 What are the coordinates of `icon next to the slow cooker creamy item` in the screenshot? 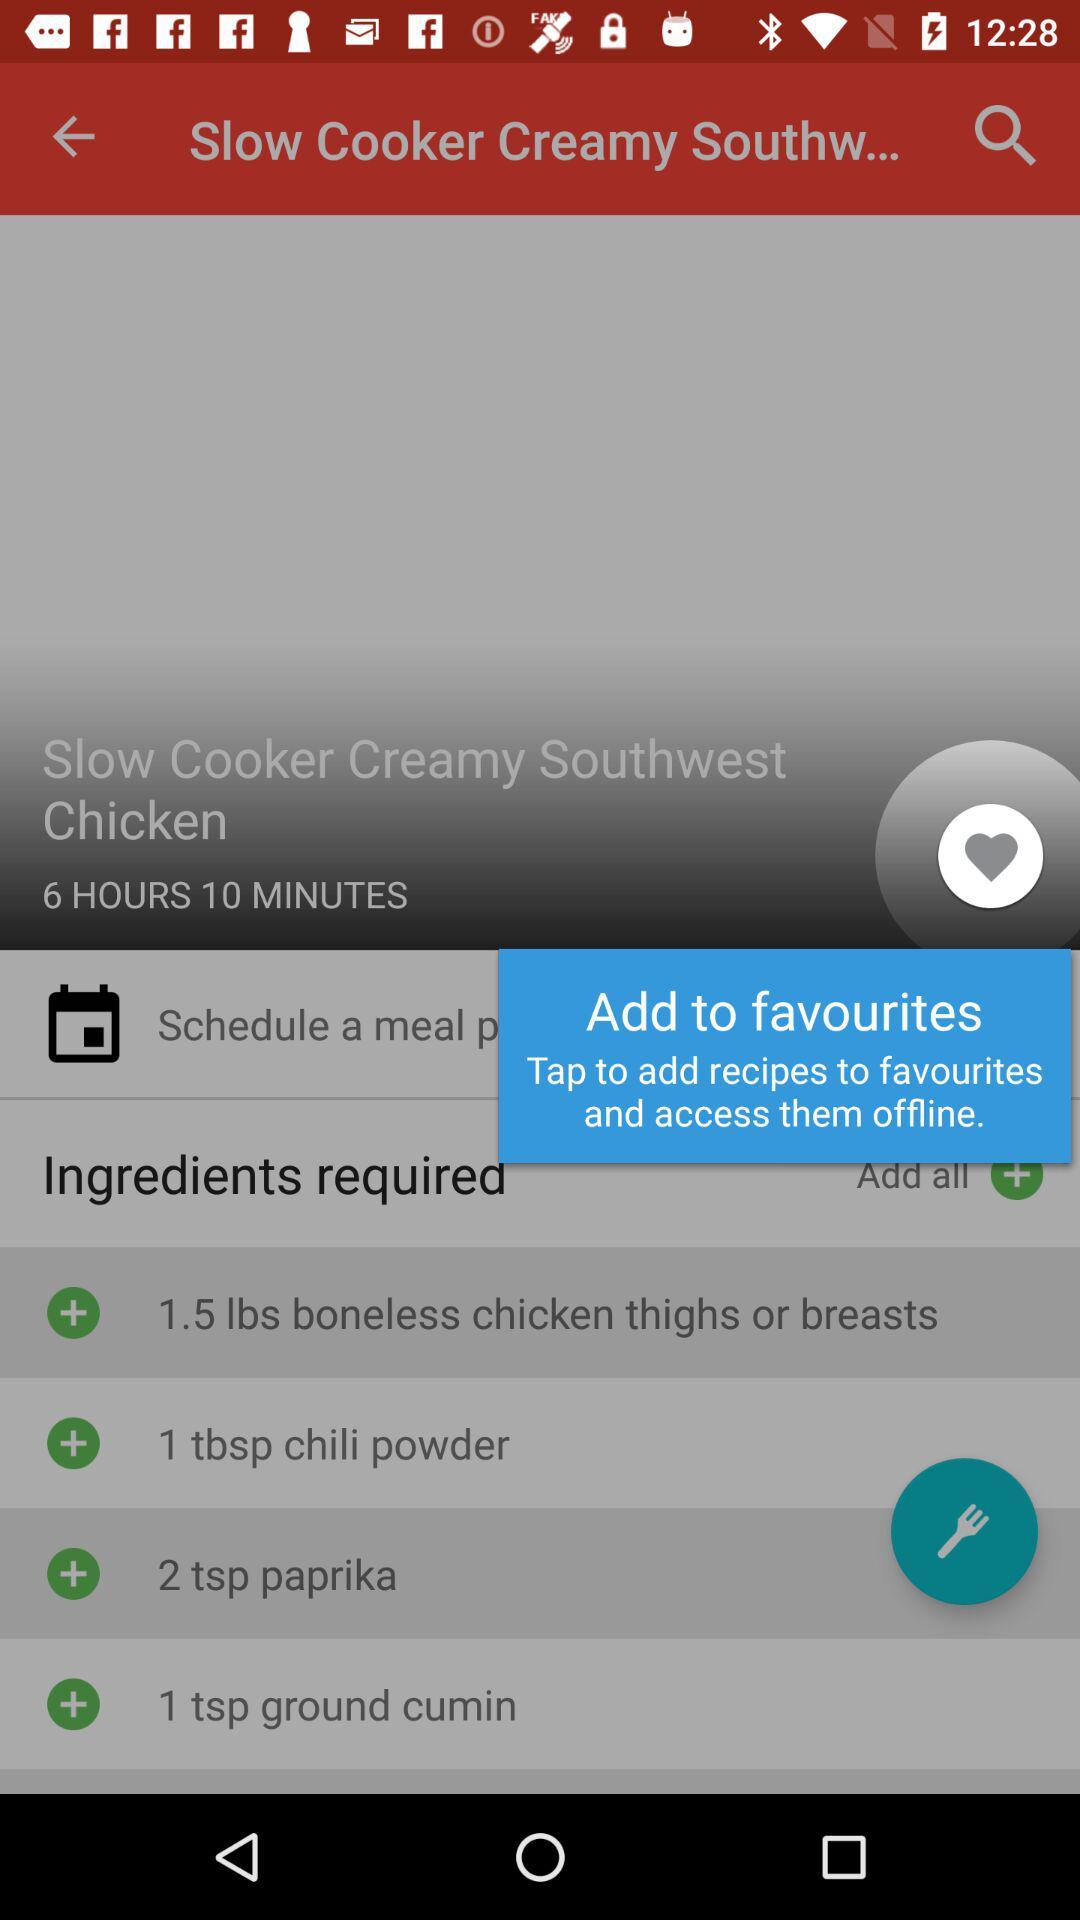 It's located at (990, 855).